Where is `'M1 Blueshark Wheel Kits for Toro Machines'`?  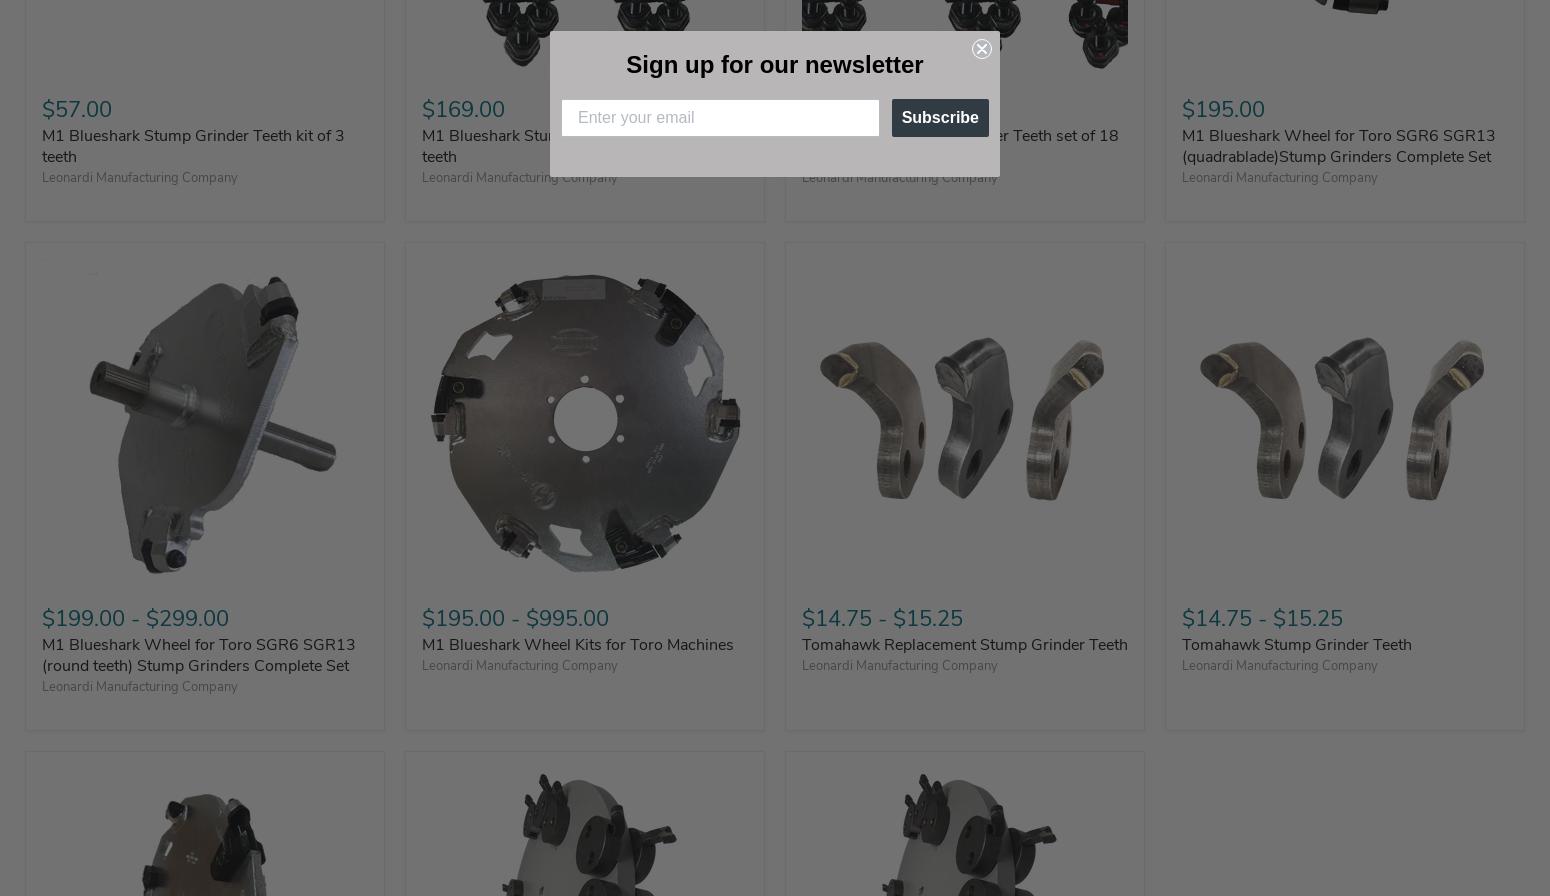
'M1 Blueshark Wheel Kits for Toro Machines' is located at coordinates (577, 644).